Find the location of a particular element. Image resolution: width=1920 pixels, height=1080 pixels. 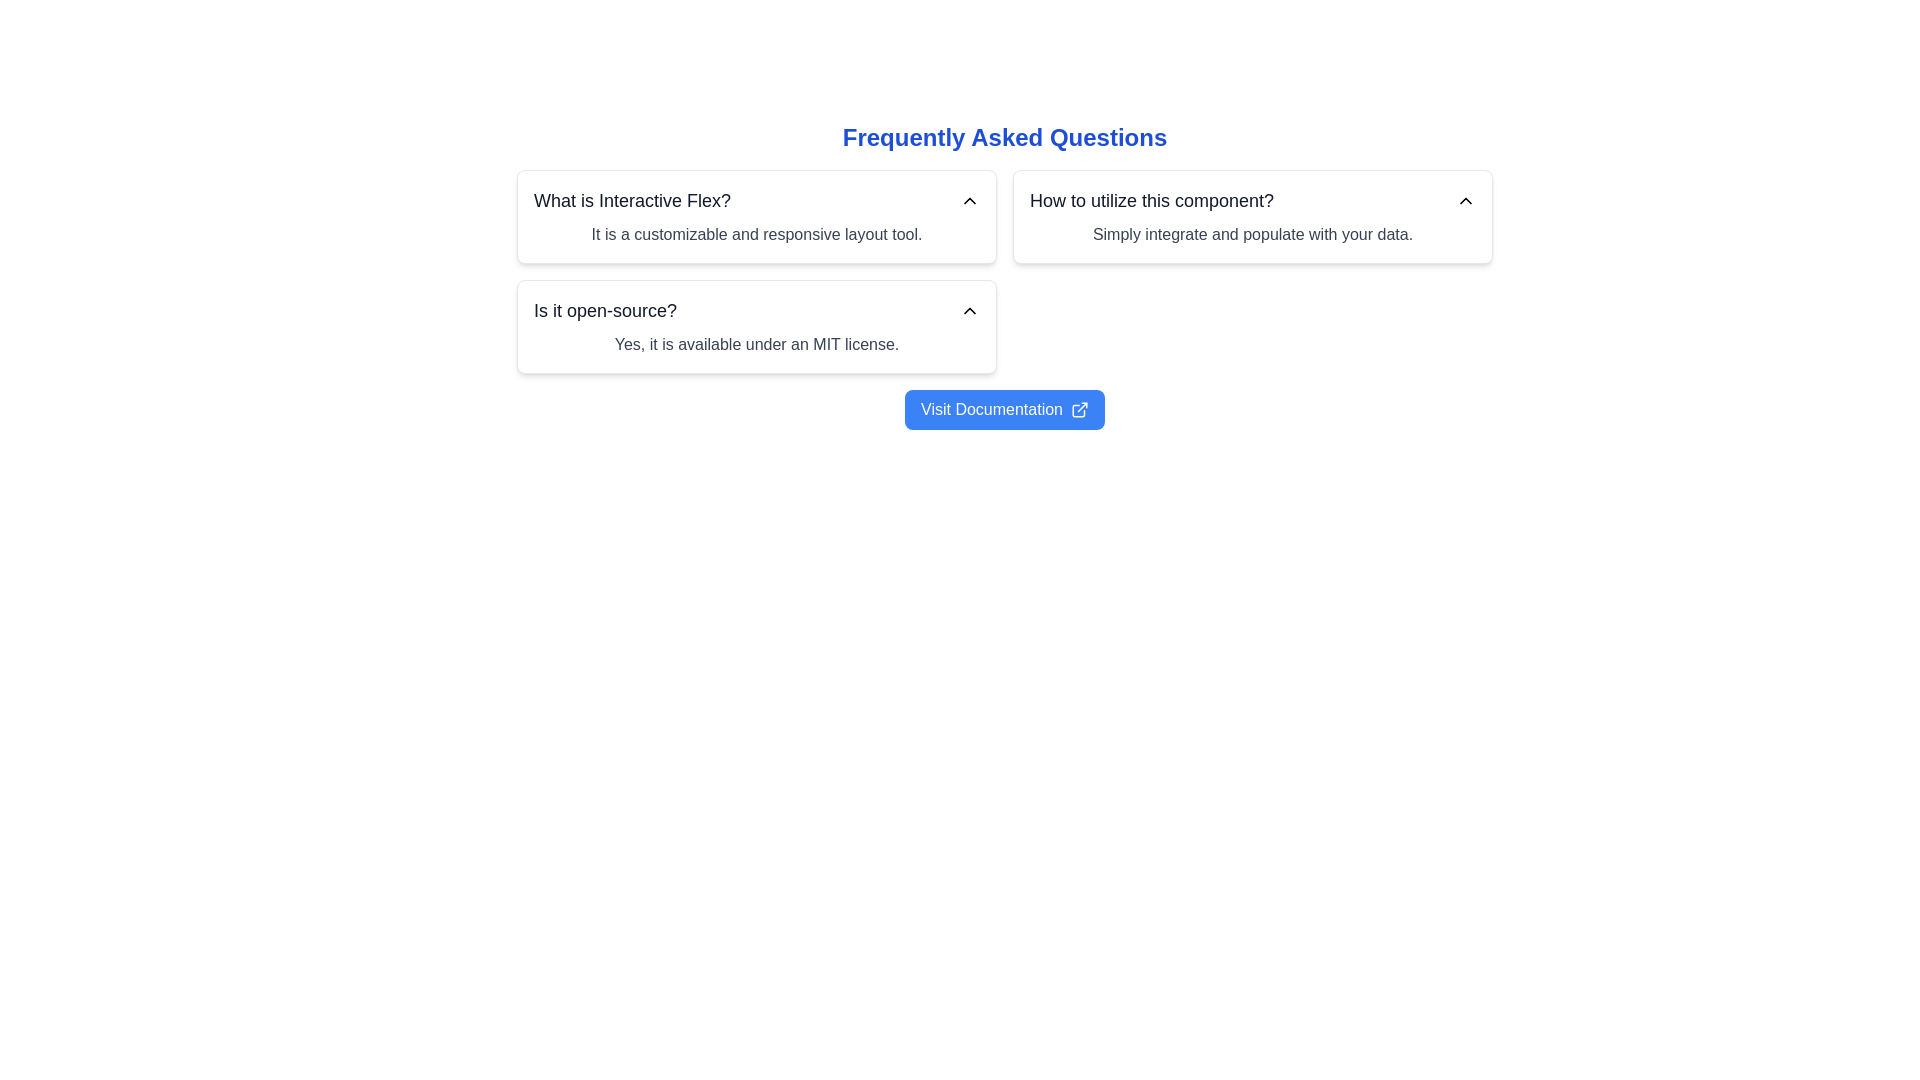

the Information card titled 'How to utilize this component?' located in the upper-right section of the FAQ grid, which is the second card in the grid is located at coordinates (1251, 216).